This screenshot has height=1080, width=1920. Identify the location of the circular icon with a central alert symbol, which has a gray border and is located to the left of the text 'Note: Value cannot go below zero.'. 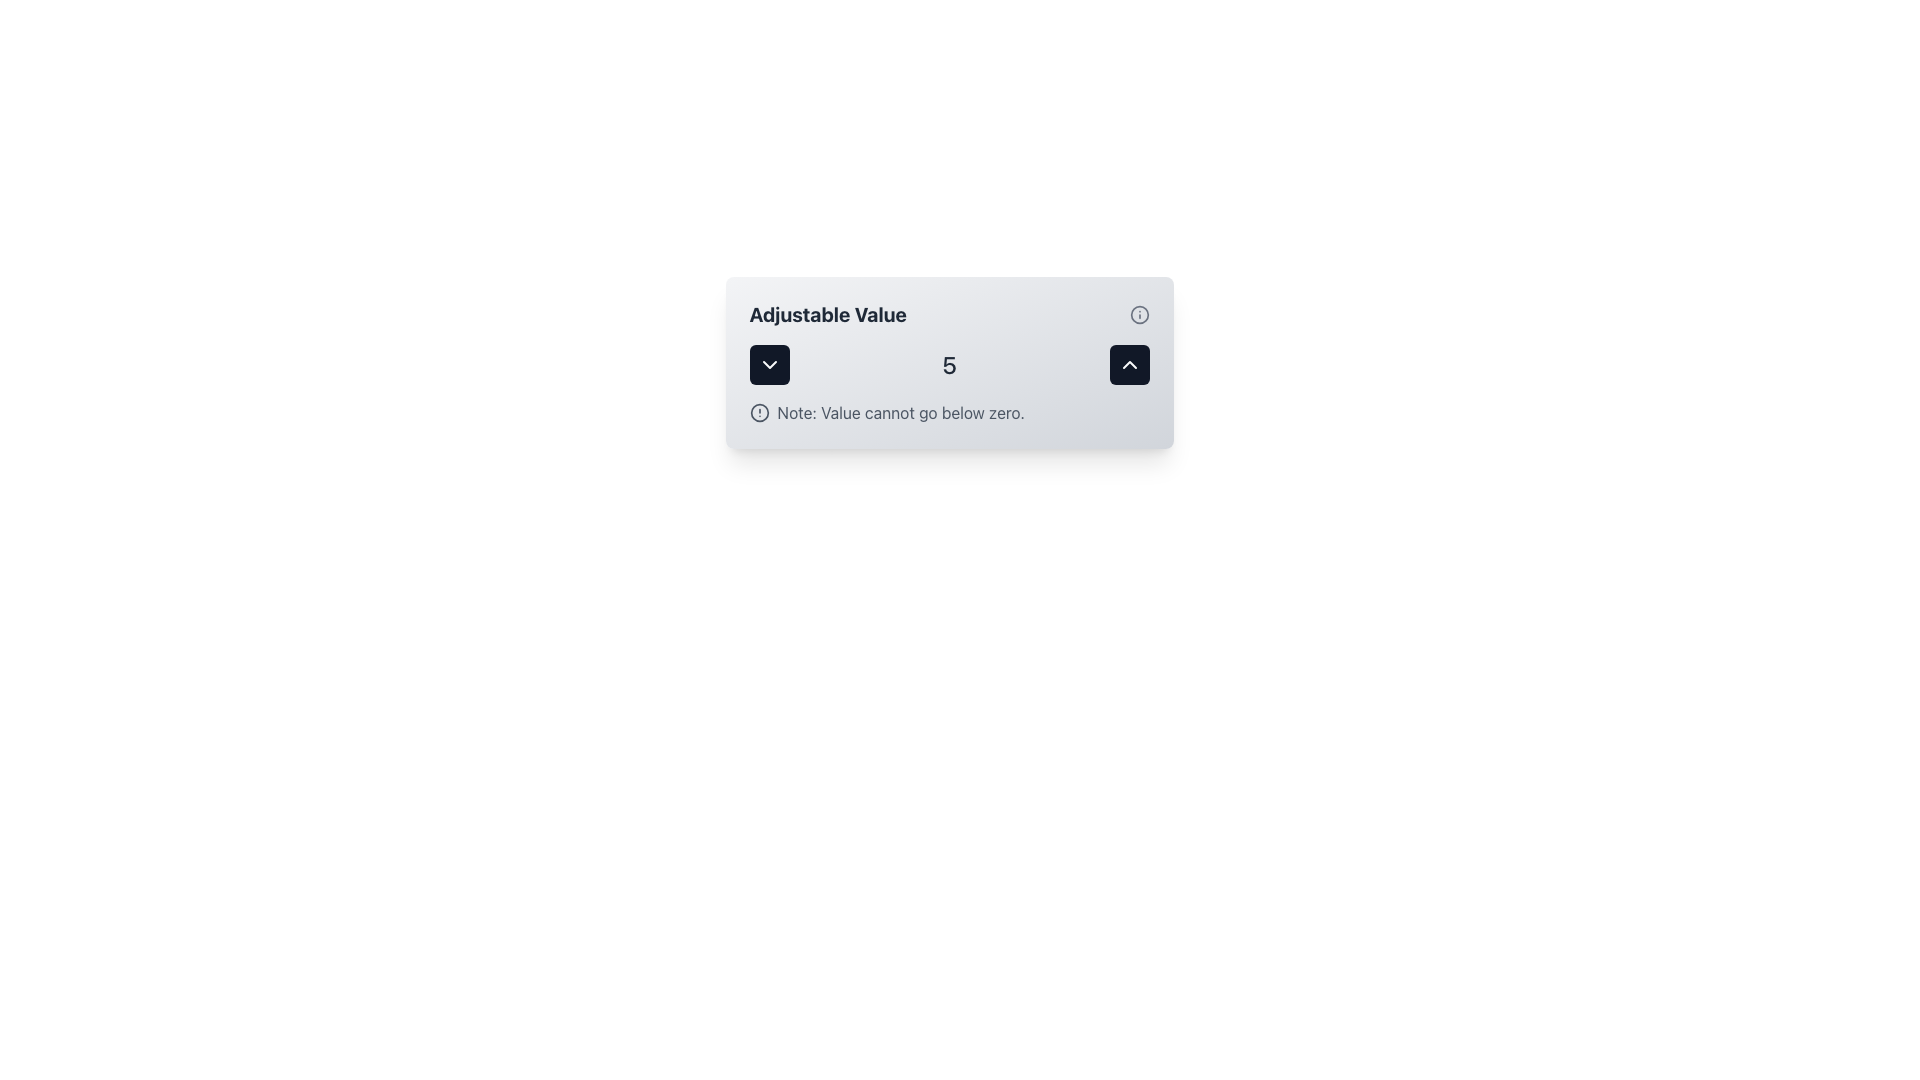
(758, 411).